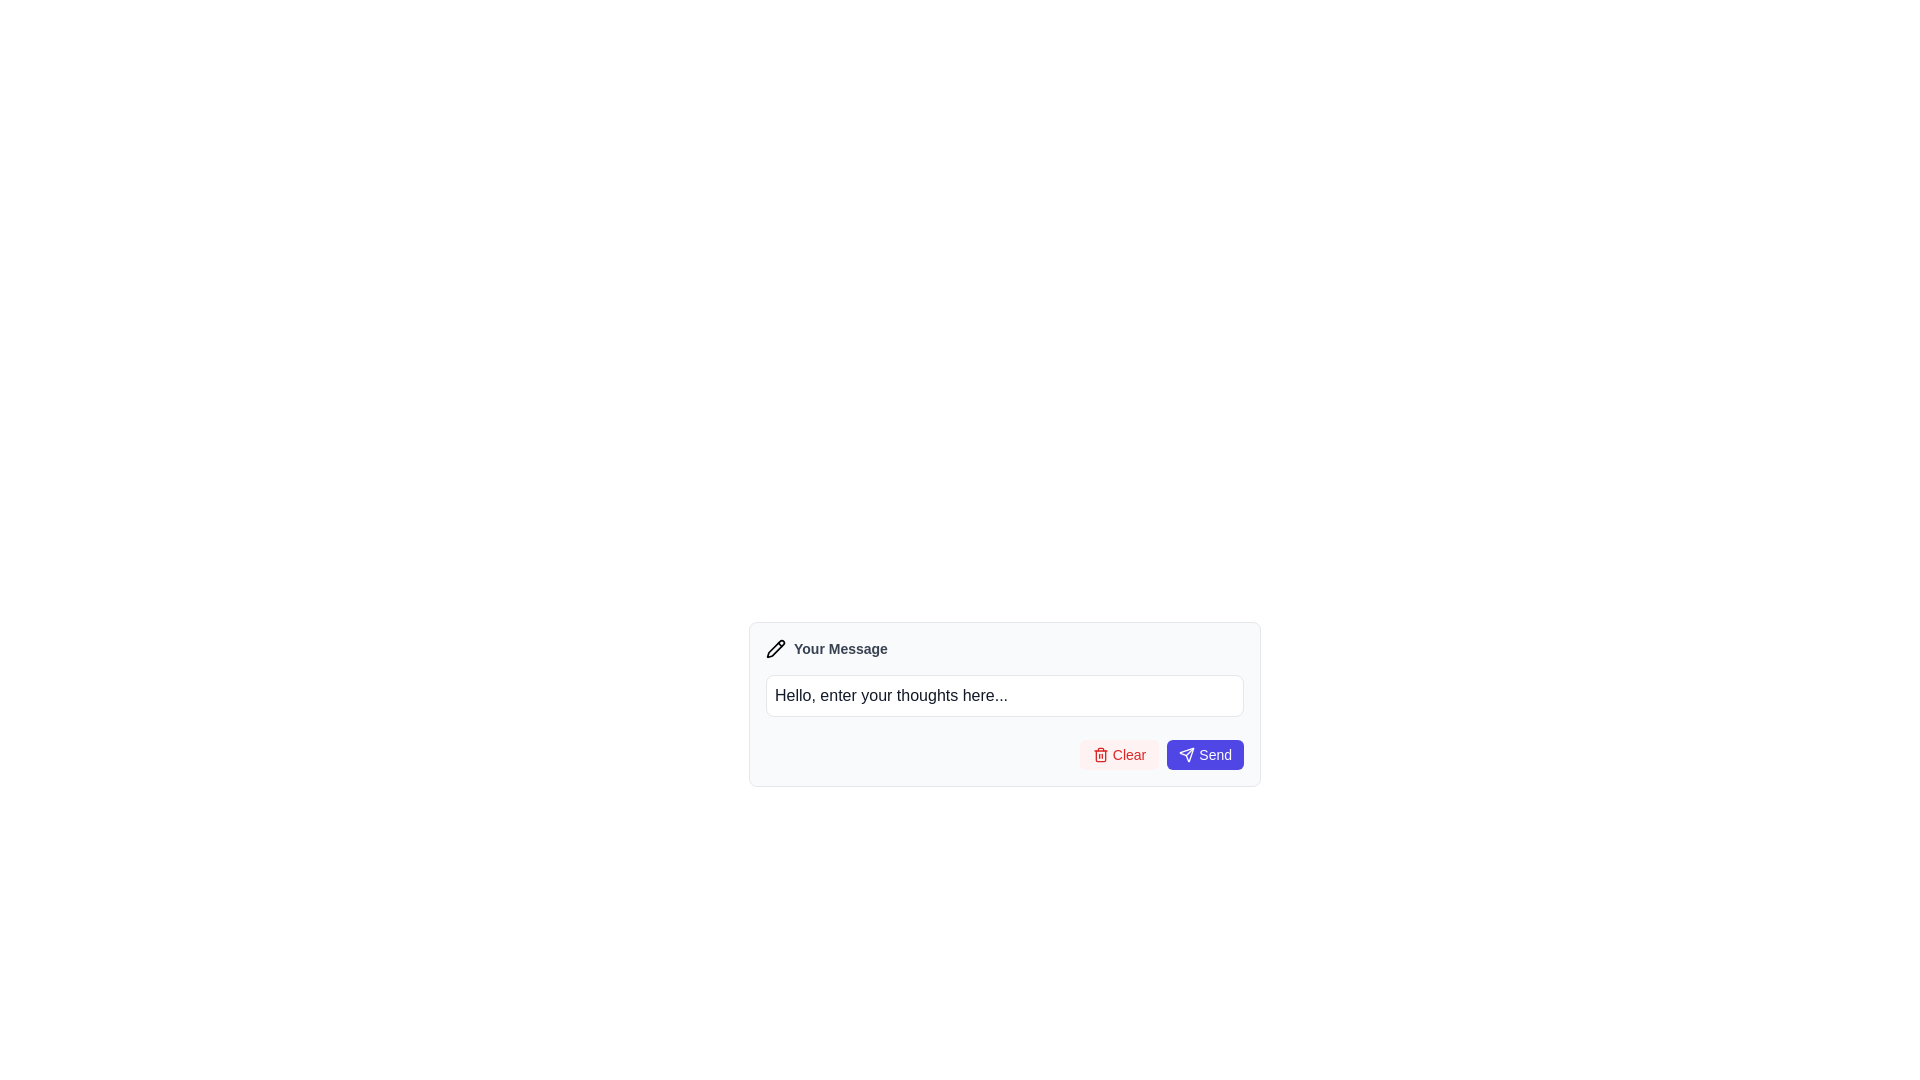 This screenshot has height=1080, width=1920. I want to click on the 'Send' button which contains the icon indicating the action, so click(1187, 755).